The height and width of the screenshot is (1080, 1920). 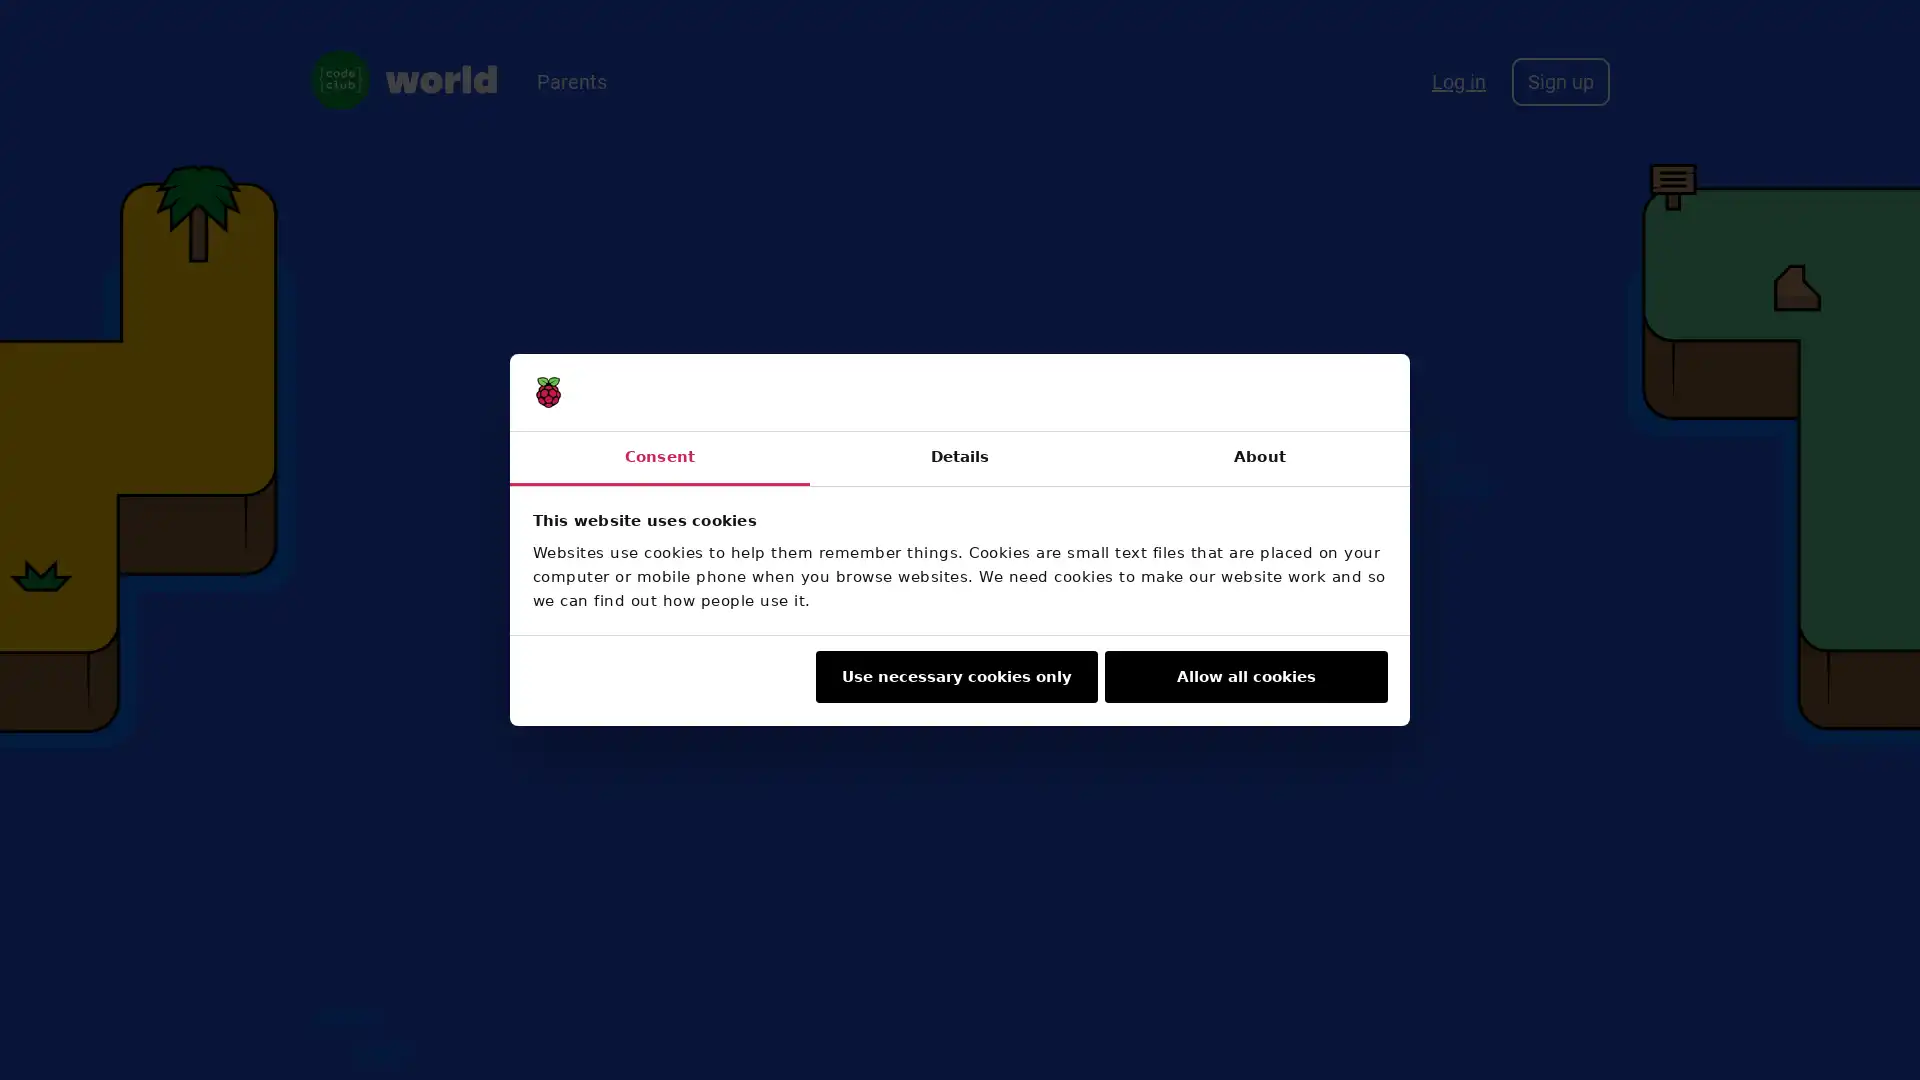 I want to click on Allow all cookies, so click(x=1245, y=676).